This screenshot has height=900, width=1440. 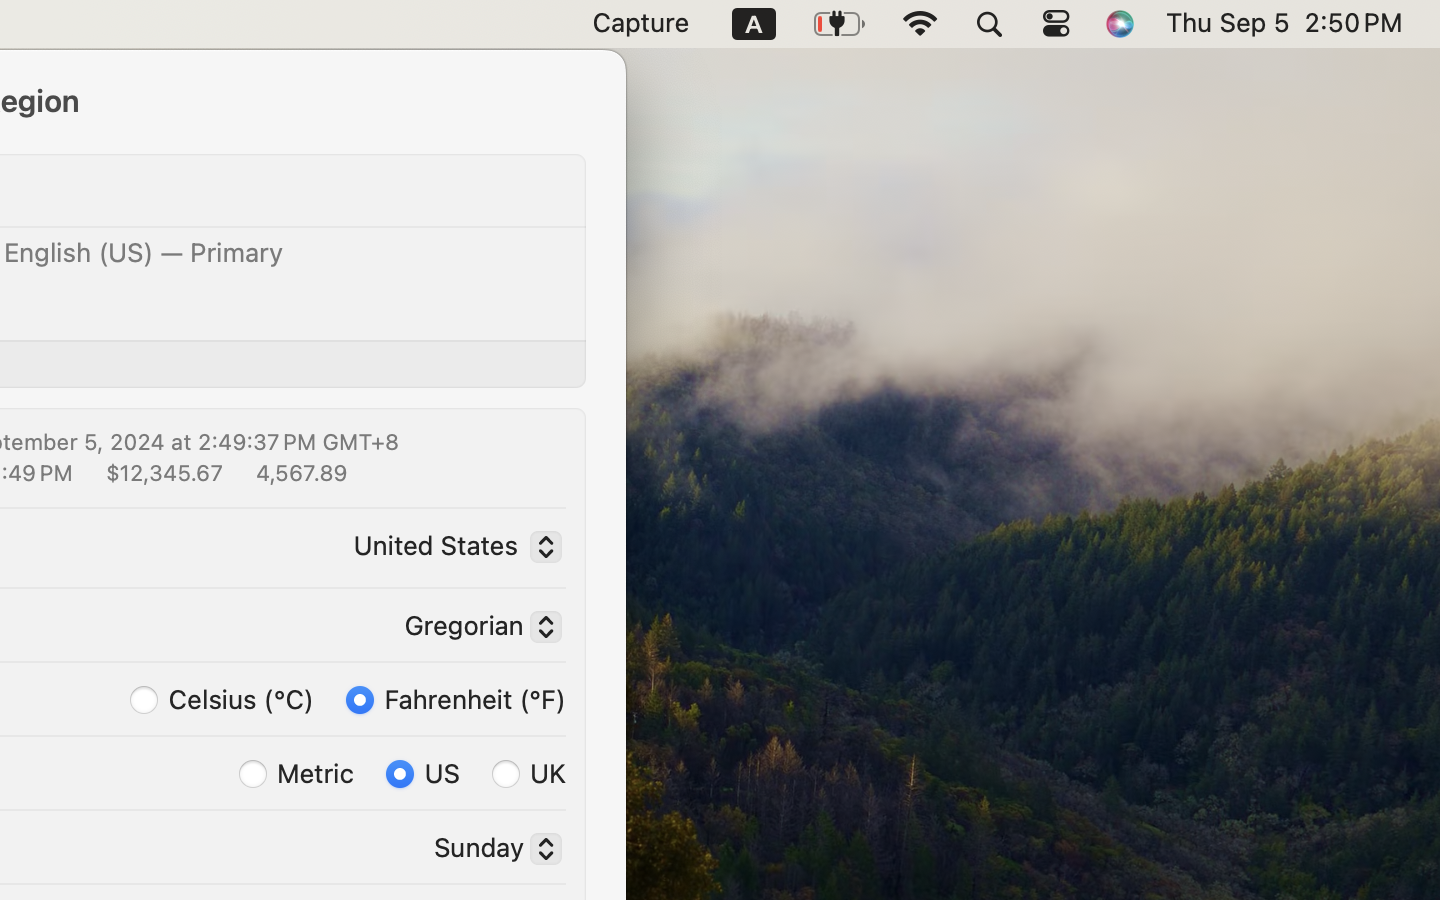 I want to click on 'Gregorian', so click(x=475, y=629).